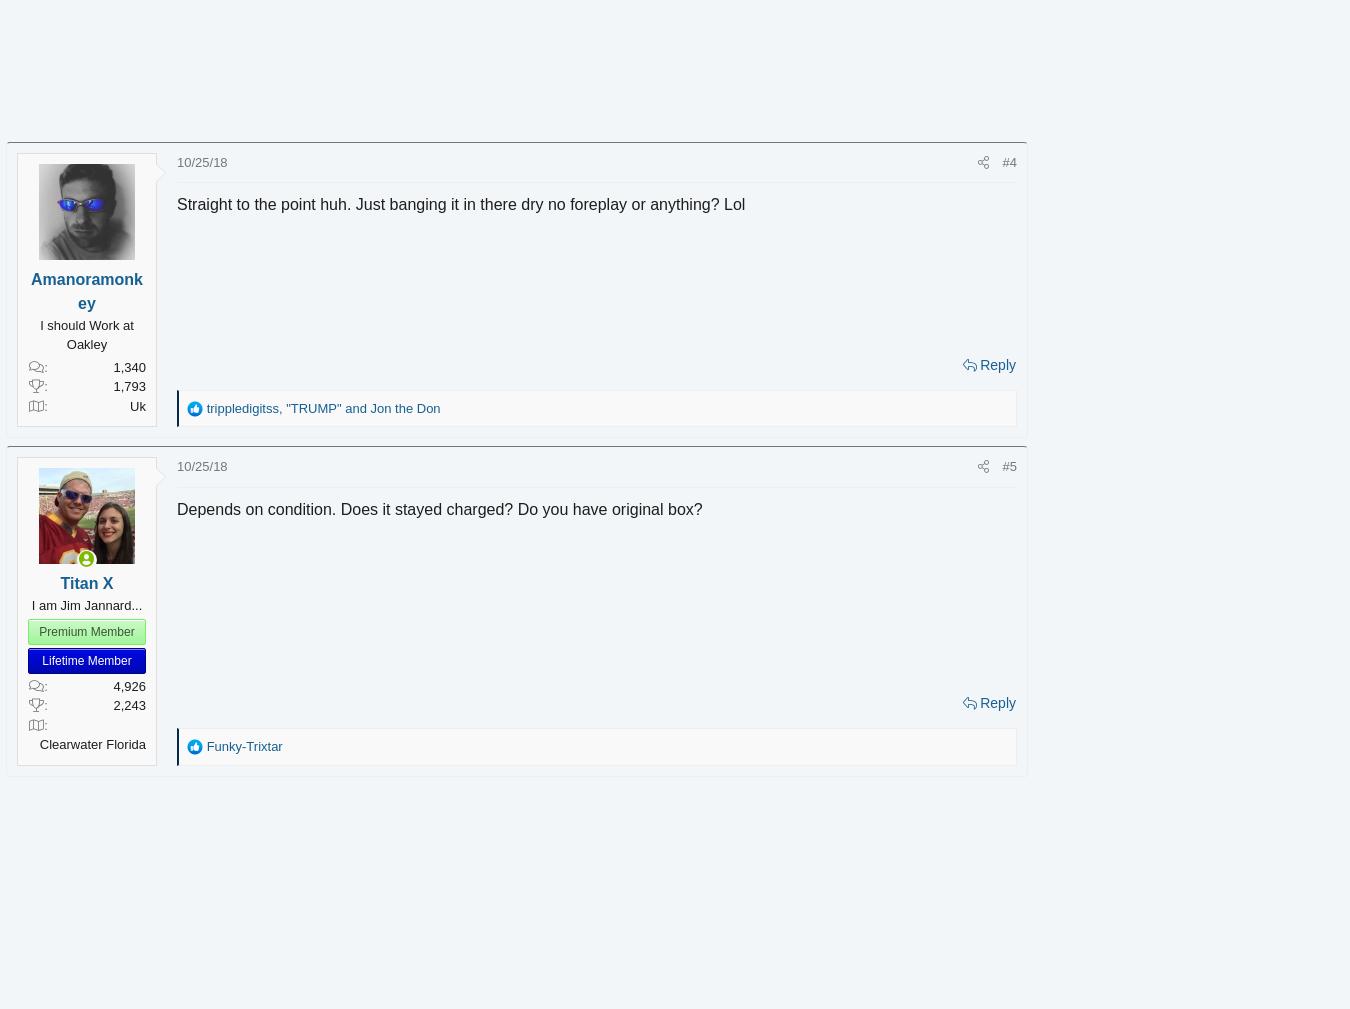 The height and width of the screenshot is (1009, 1350). I want to click on '#5', so click(971, 465).